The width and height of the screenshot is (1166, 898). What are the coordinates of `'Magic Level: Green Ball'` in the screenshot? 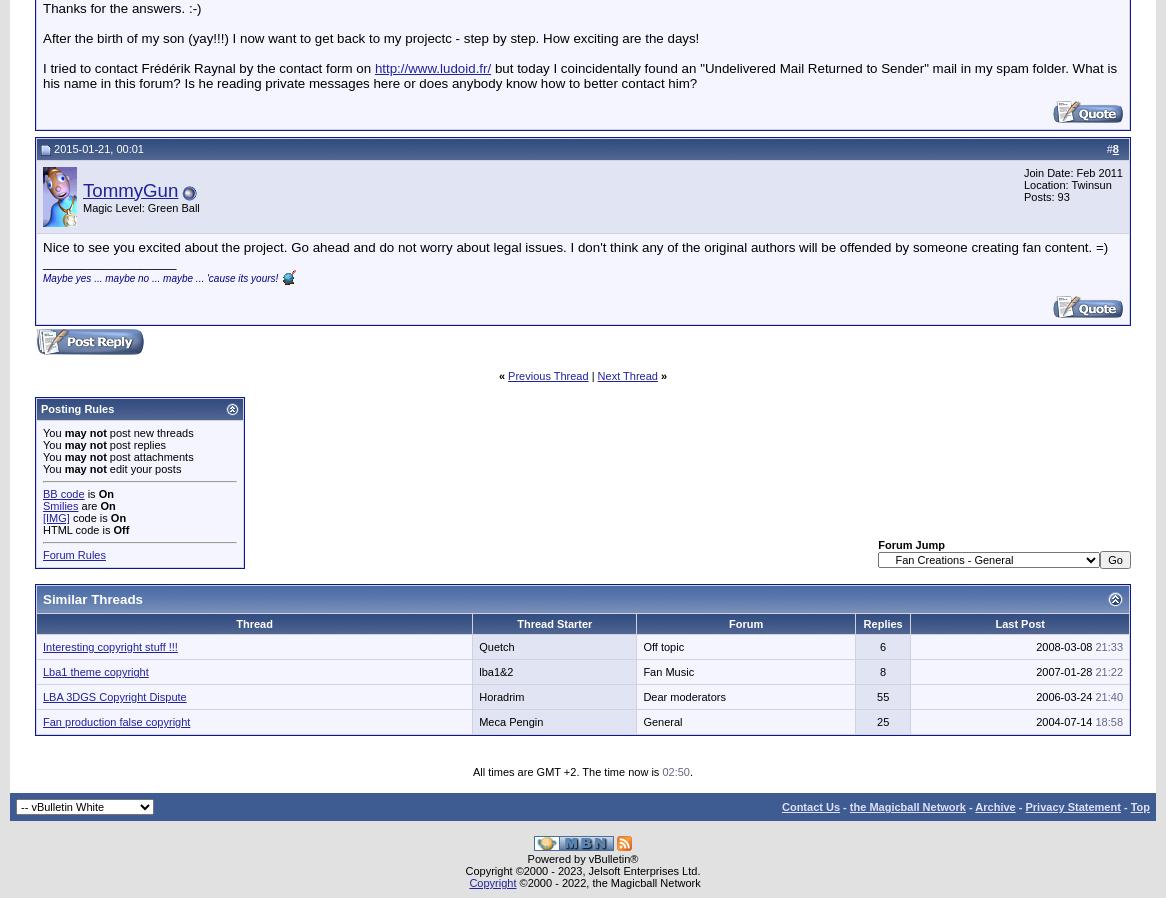 It's located at (140, 205).